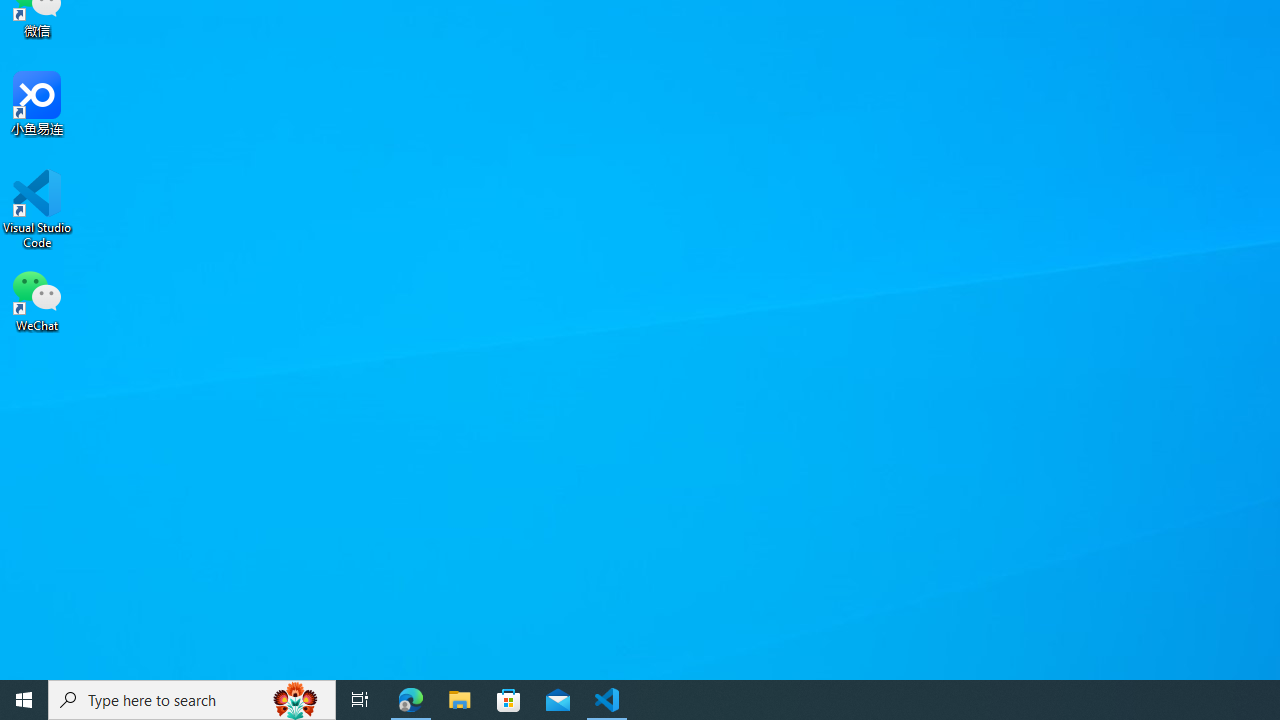  Describe the element at coordinates (410, 698) in the screenshot. I see `'Microsoft Edge - 1 running window'` at that location.